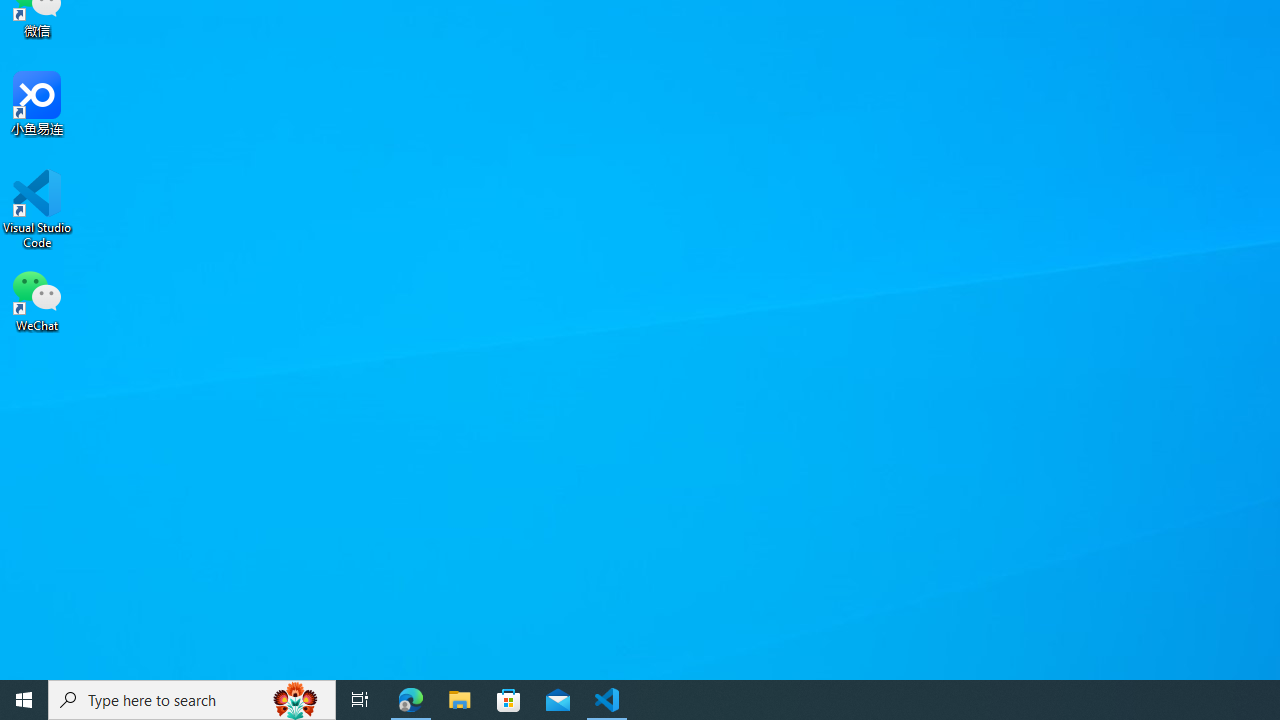  Describe the element at coordinates (410, 698) in the screenshot. I see `'Microsoft Edge - 1 running window'` at that location.